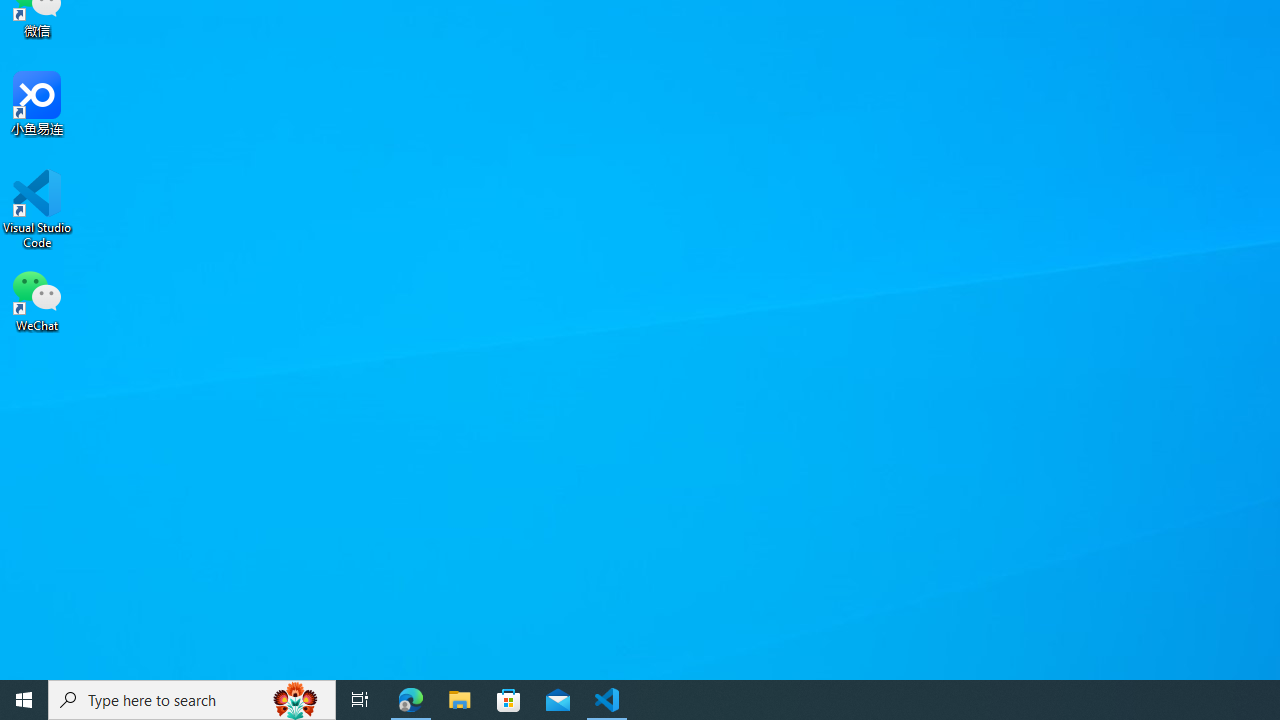  Describe the element at coordinates (410, 698) in the screenshot. I see `'Microsoft Edge - 1 running window'` at that location.